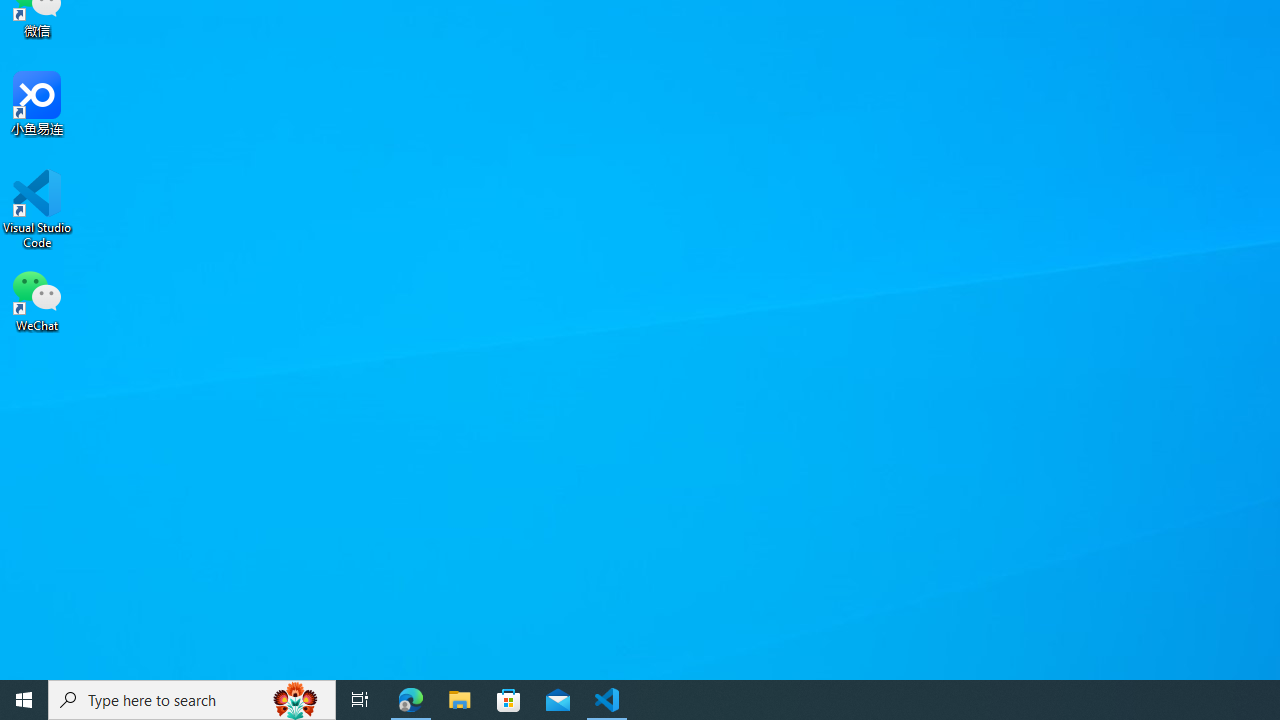  Describe the element at coordinates (410, 698) in the screenshot. I see `'Microsoft Edge - 1 running window'` at that location.